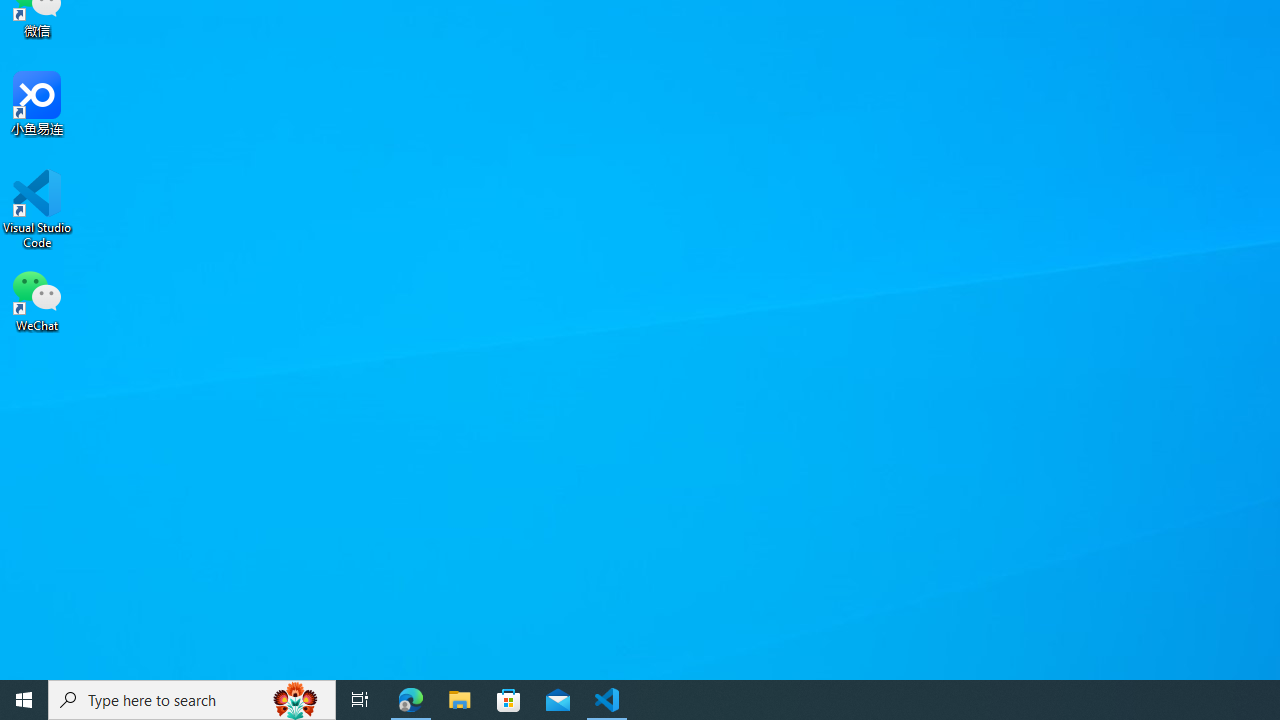  Describe the element at coordinates (410, 698) in the screenshot. I see `'Microsoft Edge - 1 running window'` at that location.